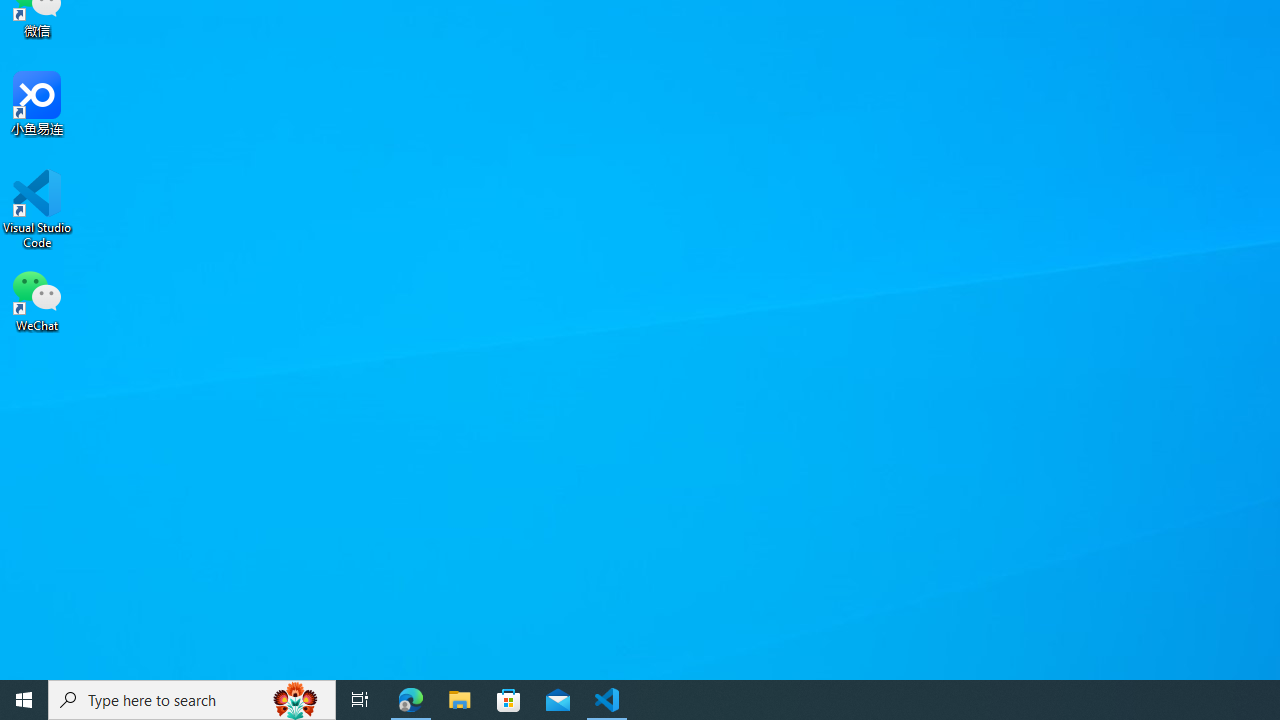  Describe the element at coordinates (410, 698) in the screenshot. I see `'Microsoft Edge - 1 running window'` at that location.